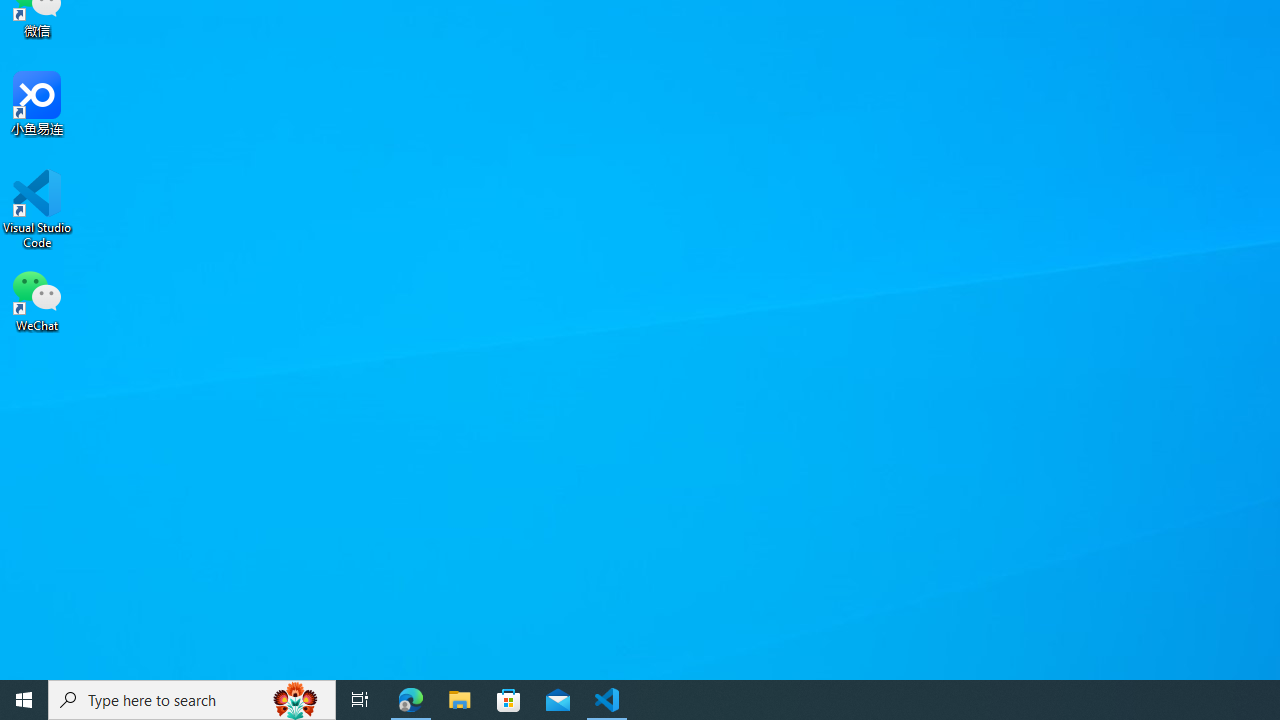  Describe the element at coordinates (410, 698) in the screenshot. I see `'Microsoft Edge - 1 running window'` at that location.